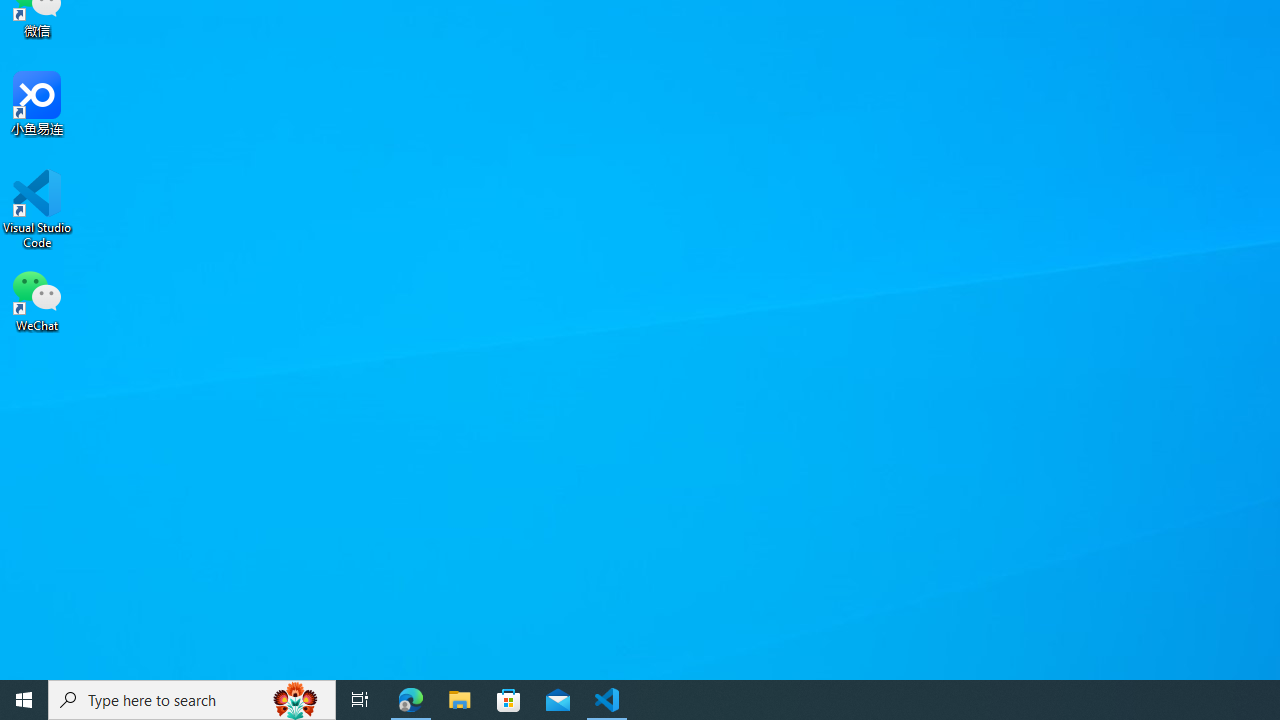  Describe the element at coordinates (410, 698) in the screenshot. I see `'Microsoft Edge - 1 running window'` at that location.